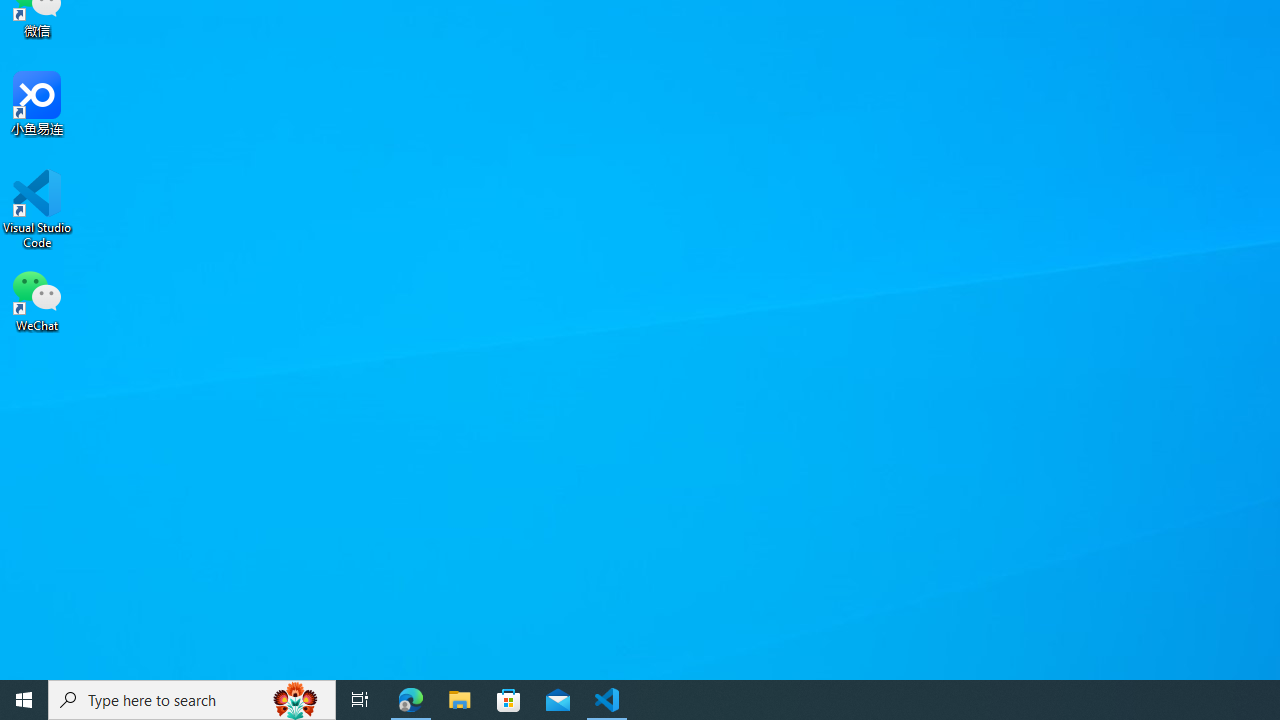  Describe the element at coordinates (410, 698) in the screenshot. I see `'Microsoft Edge - 1 running window'` at that location.